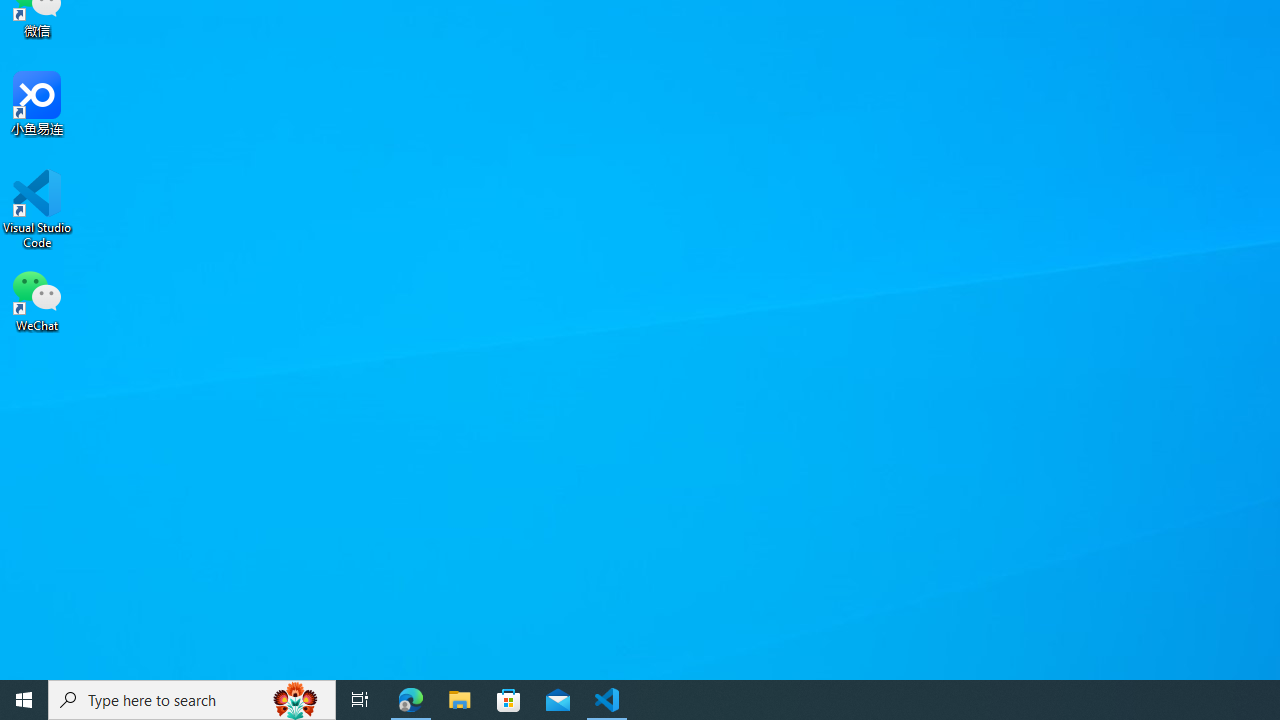  Describe the element at coordinates (410, 698) in the screenshot. I see `'Microsoft Edge - 1 running window'` at that location.